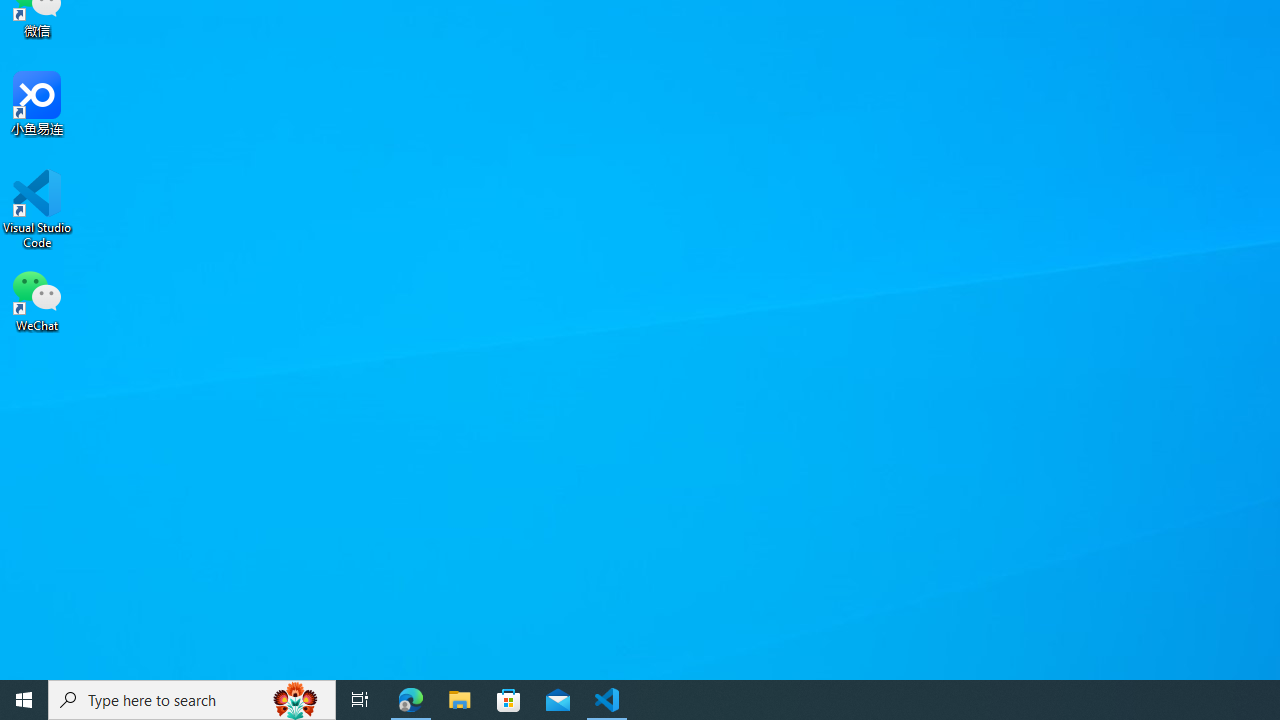  Describe the element at coordinates (410, 698) in the screenshot. I see `'Microsoft Edge - 1 running window'` at that location.